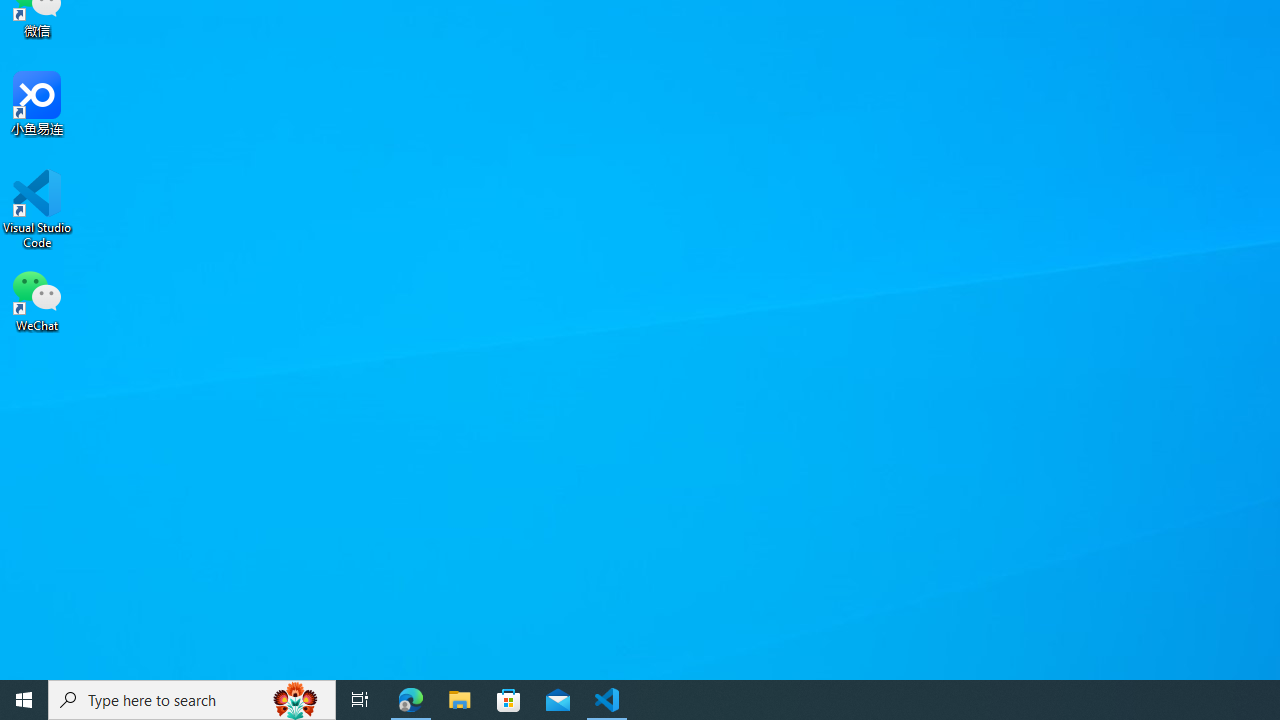  Describe the element at coordinates (410, 698) in the screenshot. I see `'Microsoft Edge - 1 running window'` at that location.